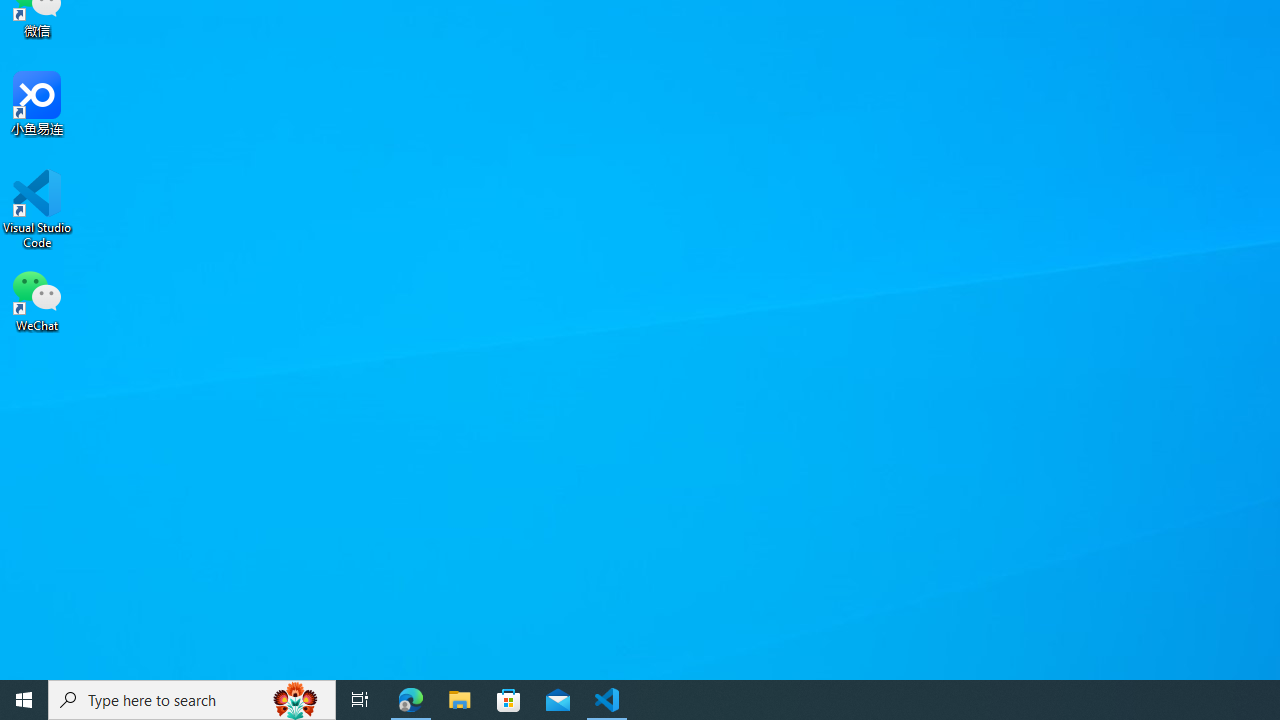  Describe the element at coordinates (410, 698) in the screenshot. I see `'Microsoft Edge - 1 running window'` at that location.